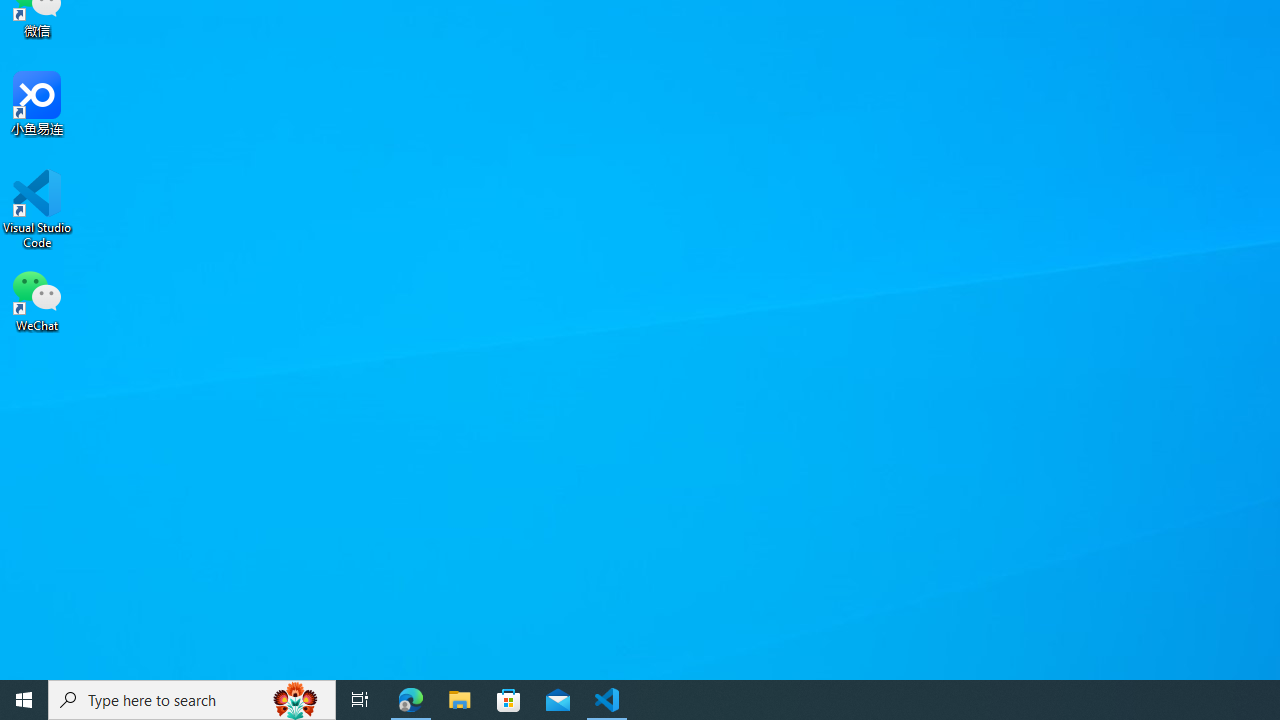  Describe the element at coordinates (410, 698) in the screenshot. I see `'Microsoft Edge - 1 running window'` at that location.